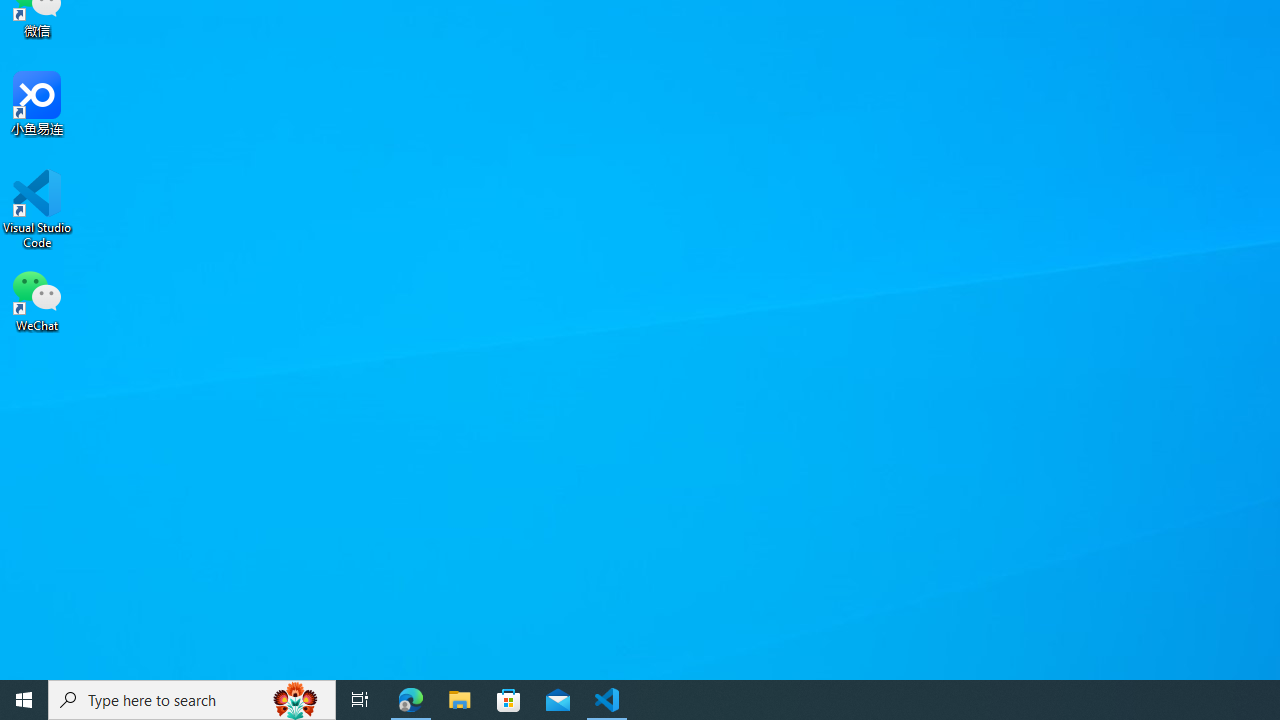  Describe the element at coordinates (410, 698) in the screenshot. I see `'Microsoft Edge - 1 running window'` at that location.